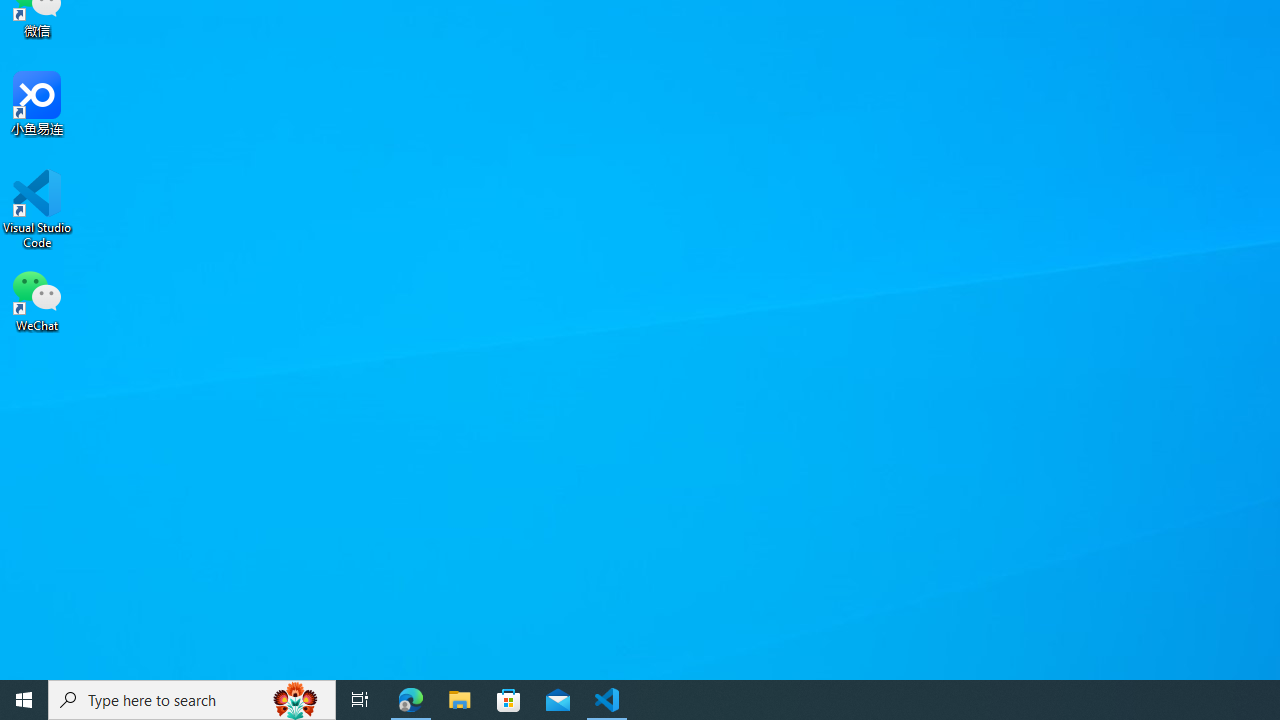  Describe the element at coordinates (410, 698) in the screenshot. I see `'Microsoft Edge - 1 running window'` at that location.